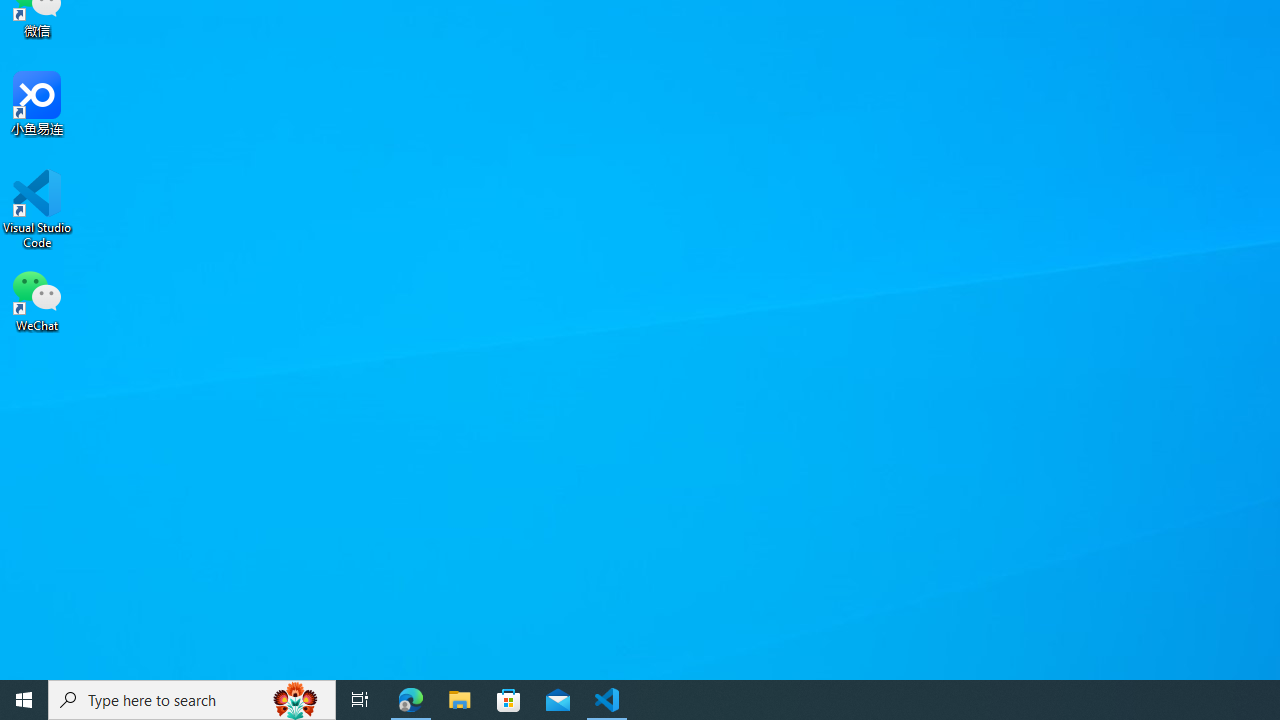  Describe the element at coordinates (410, 698) in the screenshot. I see `'Microsoft Edge - 1 running window'` at that location.